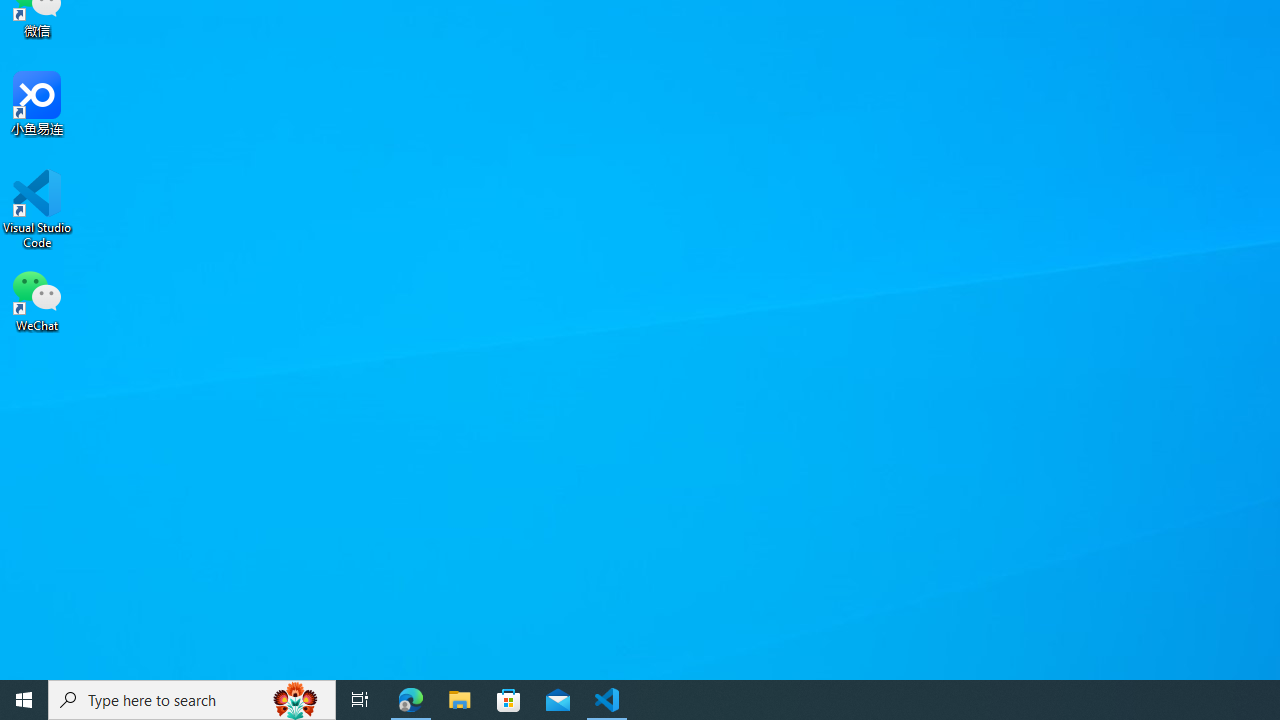  Describe the element at coordinates (410, 698) in the screenshot. I see `'Microsoft Edge - 1 running window'` at that location.